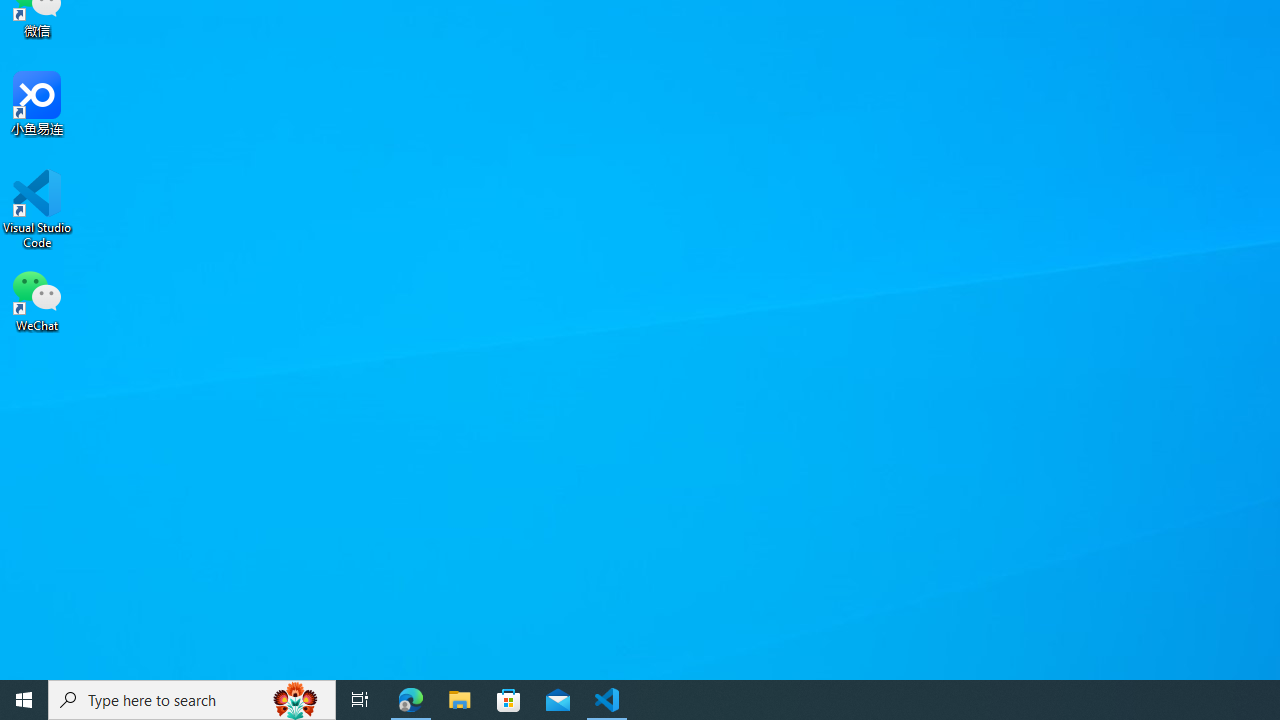  Describe the element at coordinates (410, 698) in the screenshot. I see `'Microsoft Edge - 1 running window'` at that location.